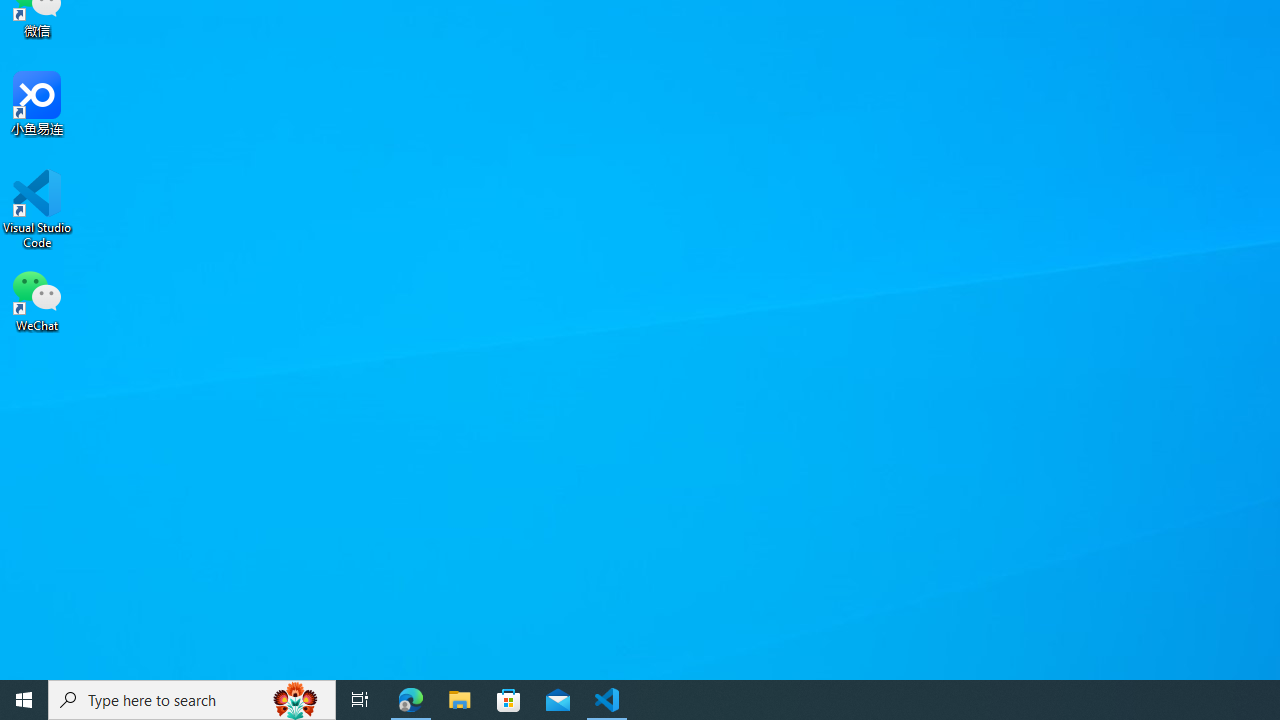  Describe the element at coordinates (410, 698) in the screenshot. I see `'Microsoft Edge - 1 running window'` at that location.